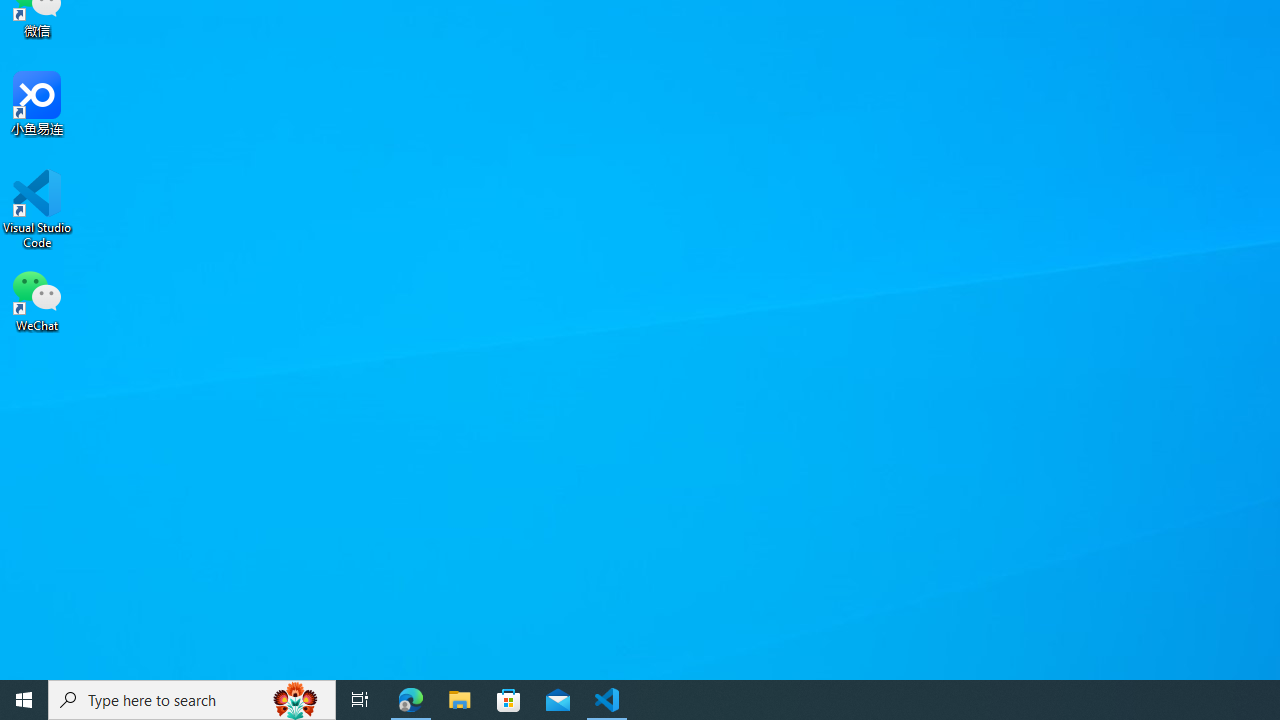  Describe the element at coordinates (410, 698) in the screenshot. I see `'Microsoft Edge - 1 running window'` at that location.